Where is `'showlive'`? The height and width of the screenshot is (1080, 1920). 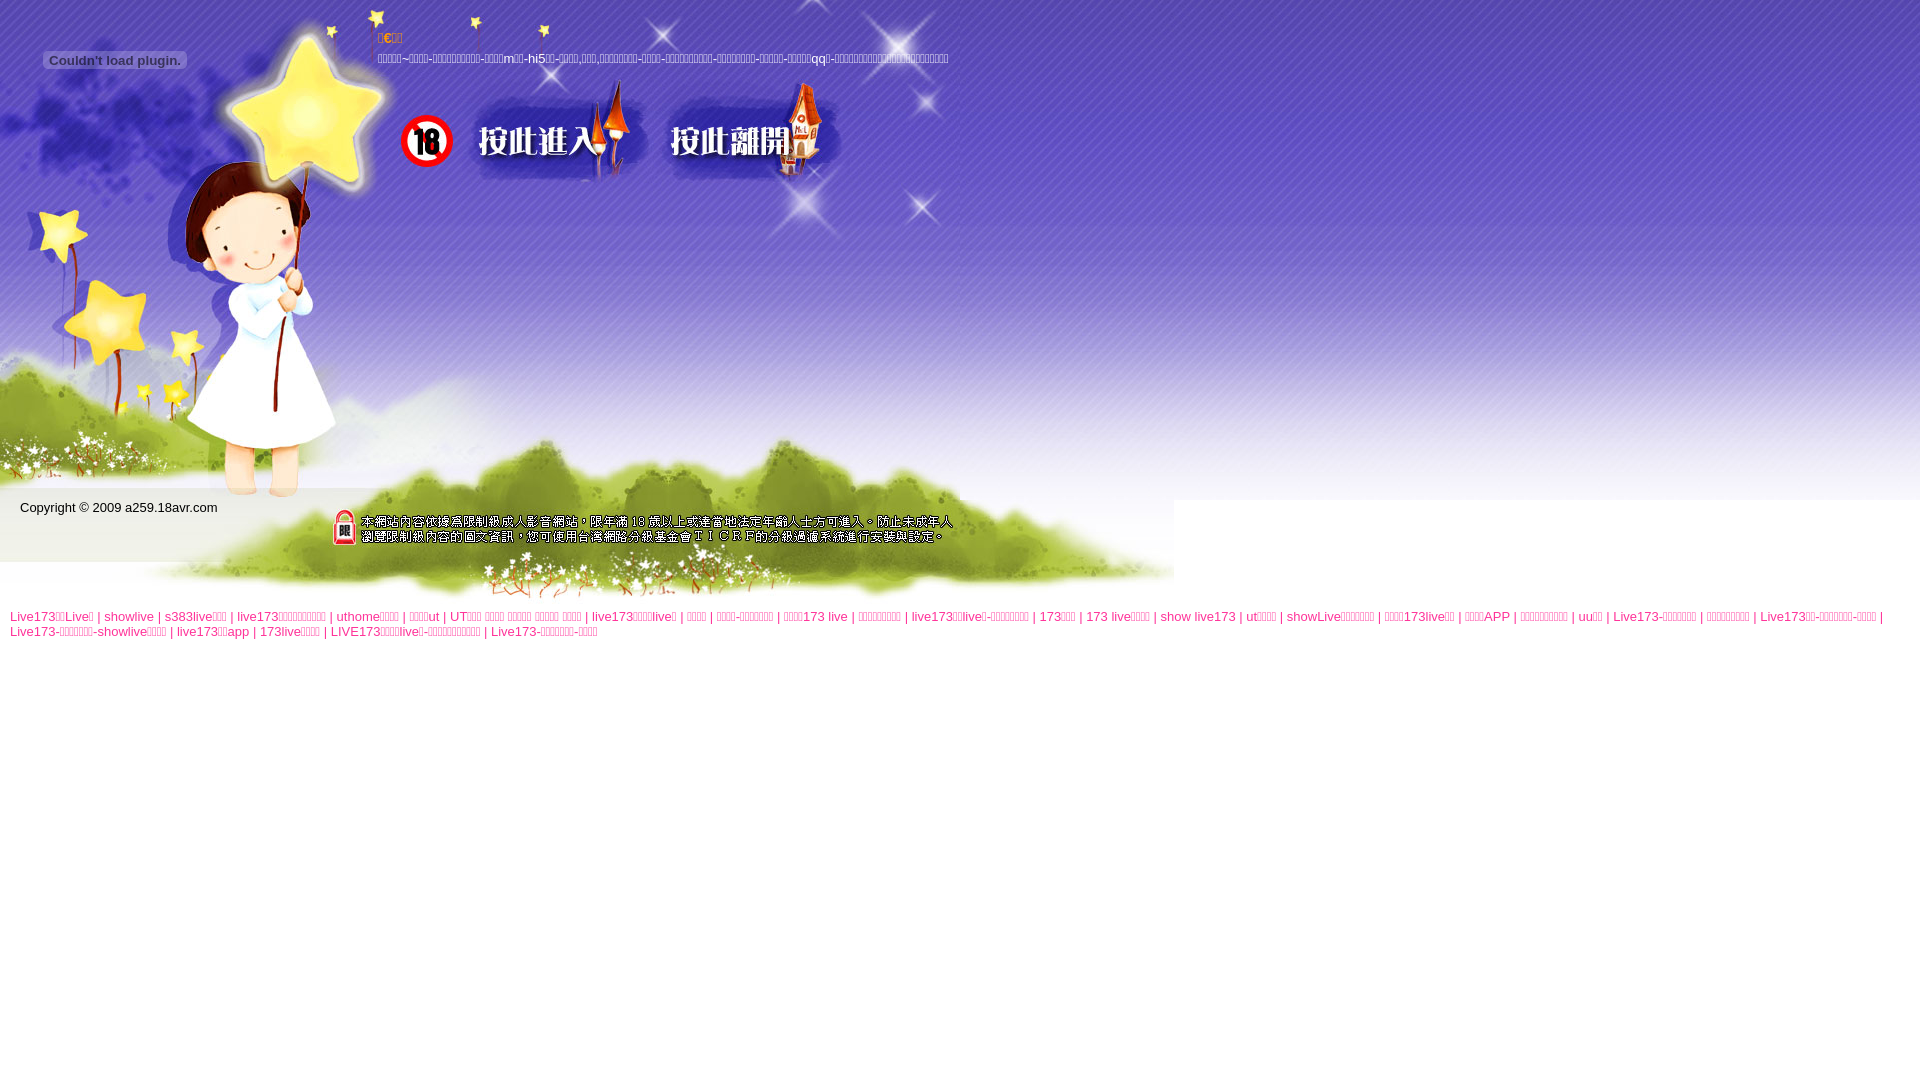
'showlive' is located at coordinates (128, 615).